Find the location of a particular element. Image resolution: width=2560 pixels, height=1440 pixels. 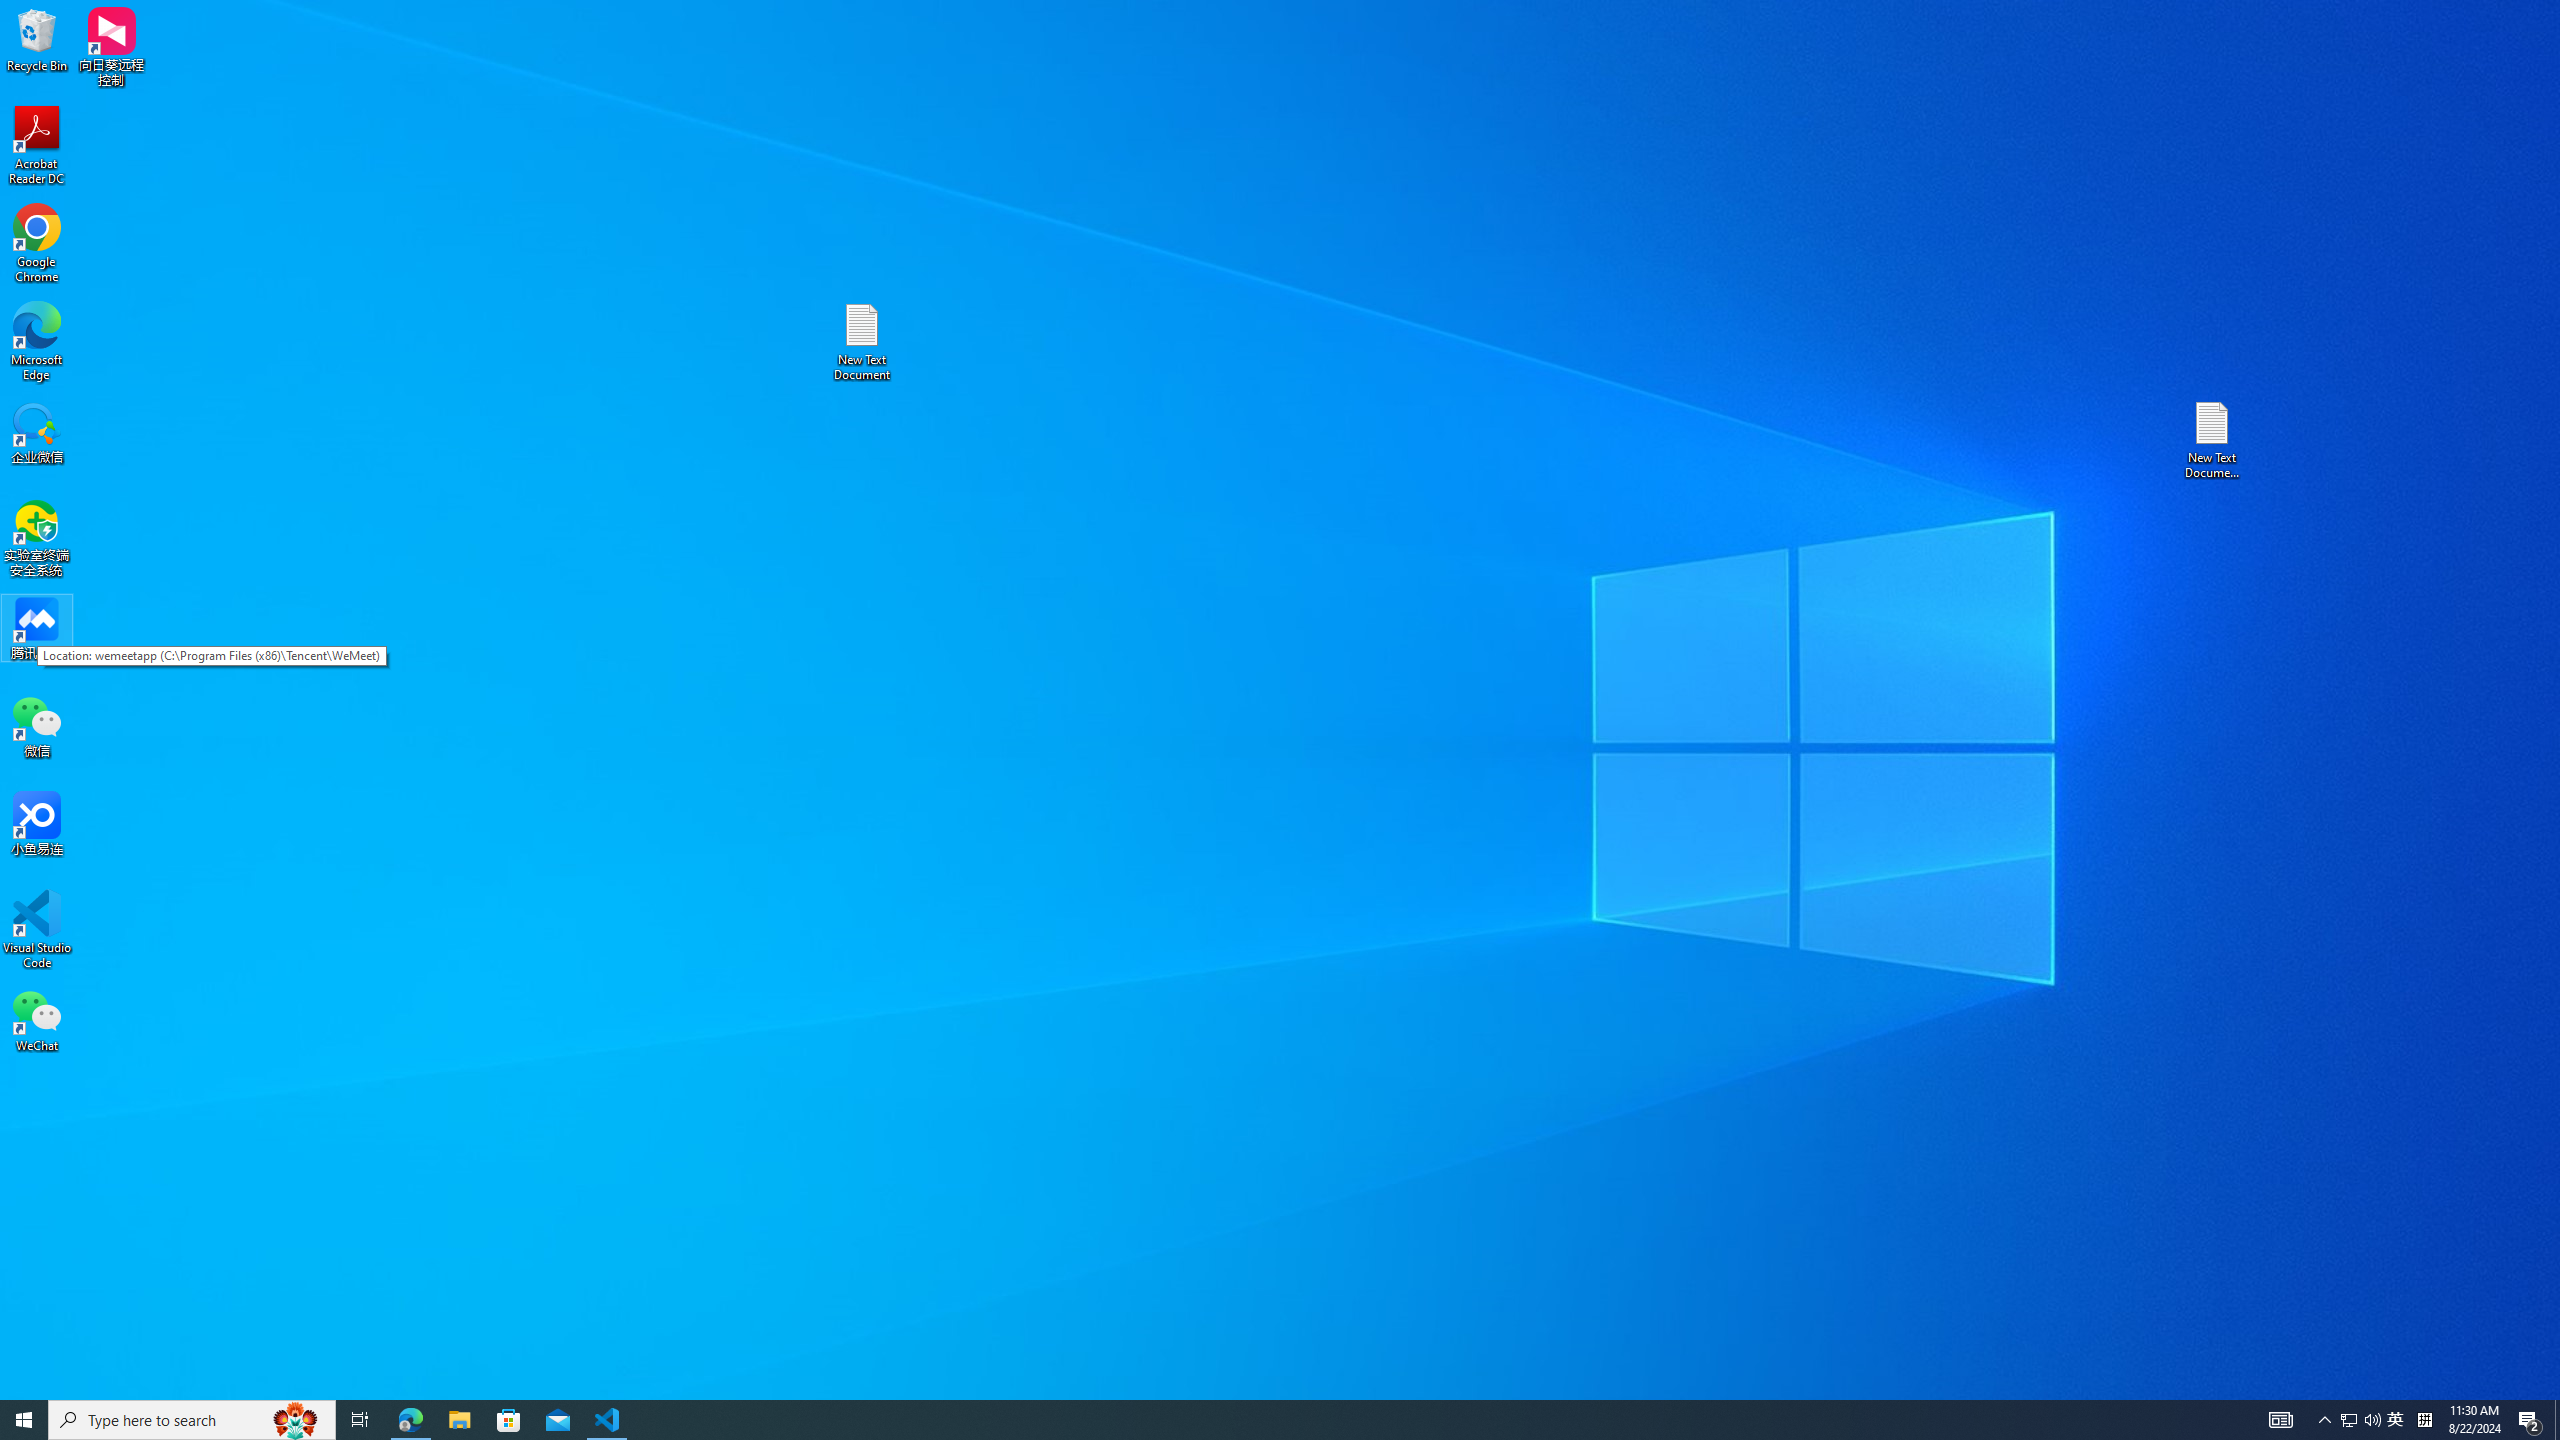

'Google Chrome' is located at coordinates (36, 244).